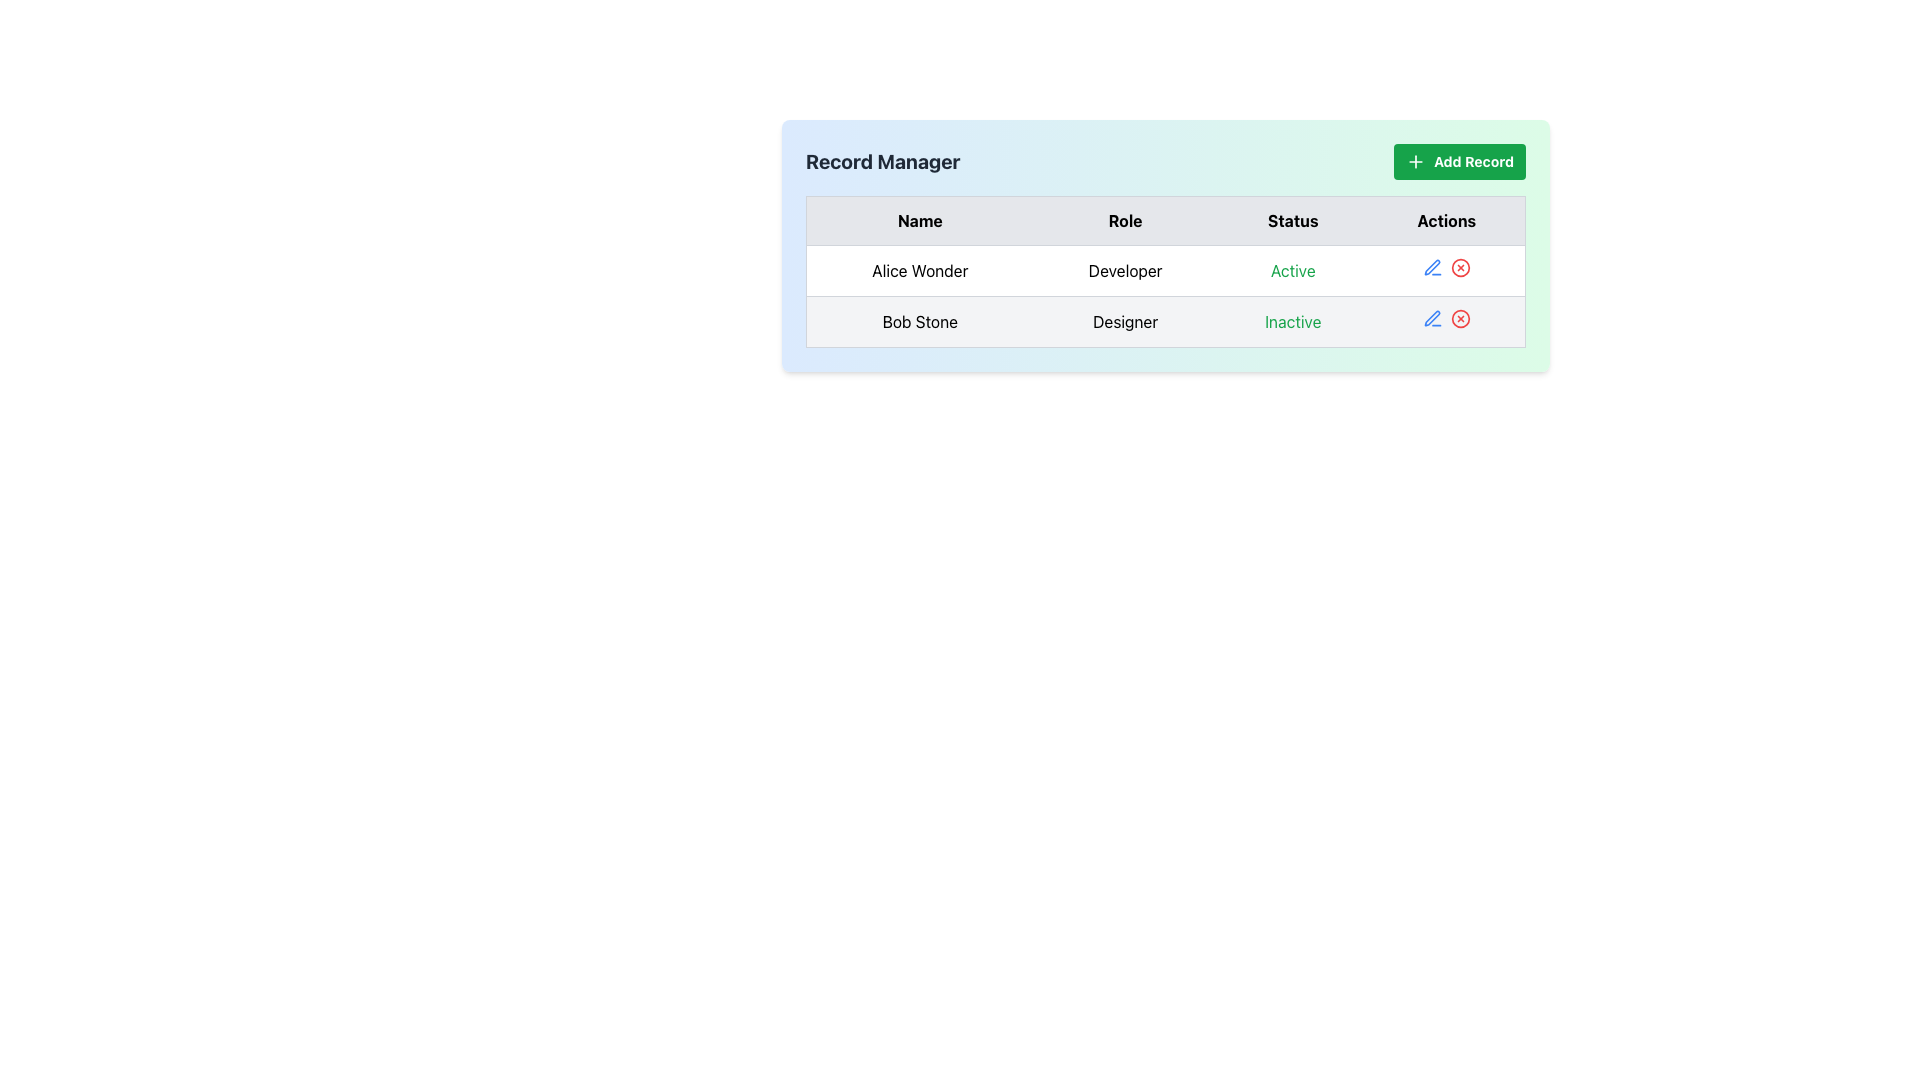 The image size is (1920, 1080). Describe the element at coordinates (919, 270) in the screenshot. I see `text displayed in the Text display field showing 'Alice Wonder', located in the first column of the first row of the user details table` at that location.